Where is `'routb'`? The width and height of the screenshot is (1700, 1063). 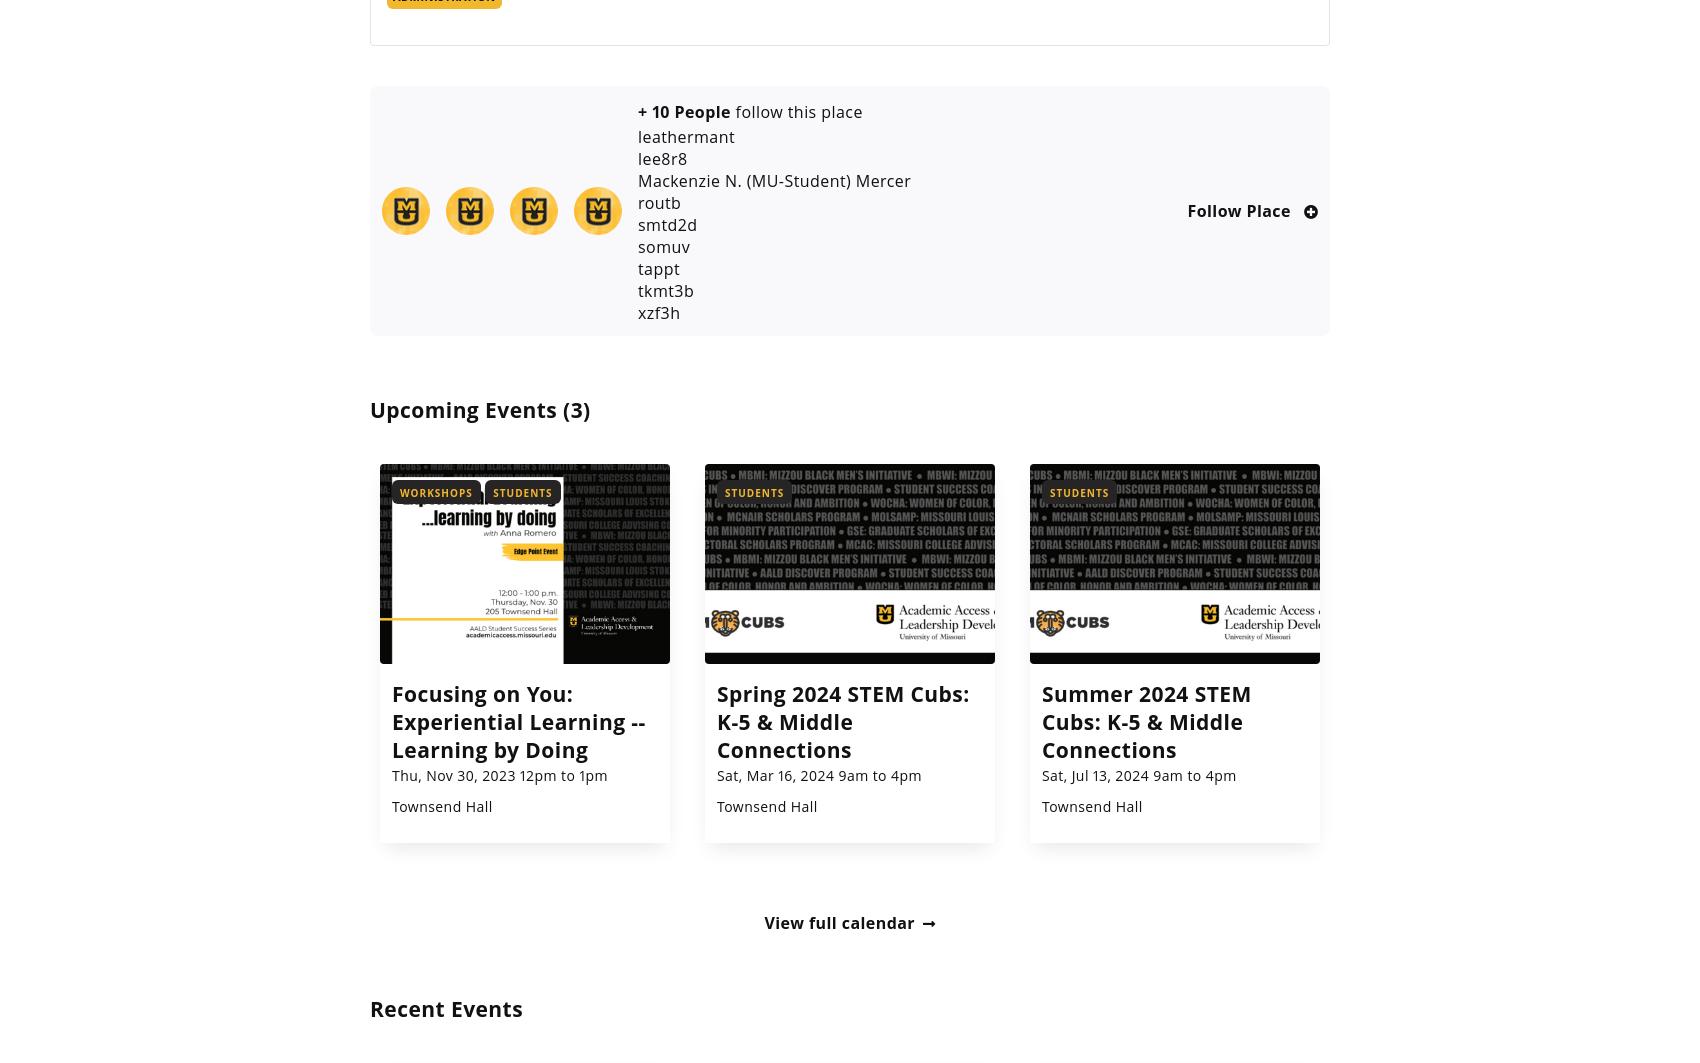 'routb' is located at coordinates (659, 201).